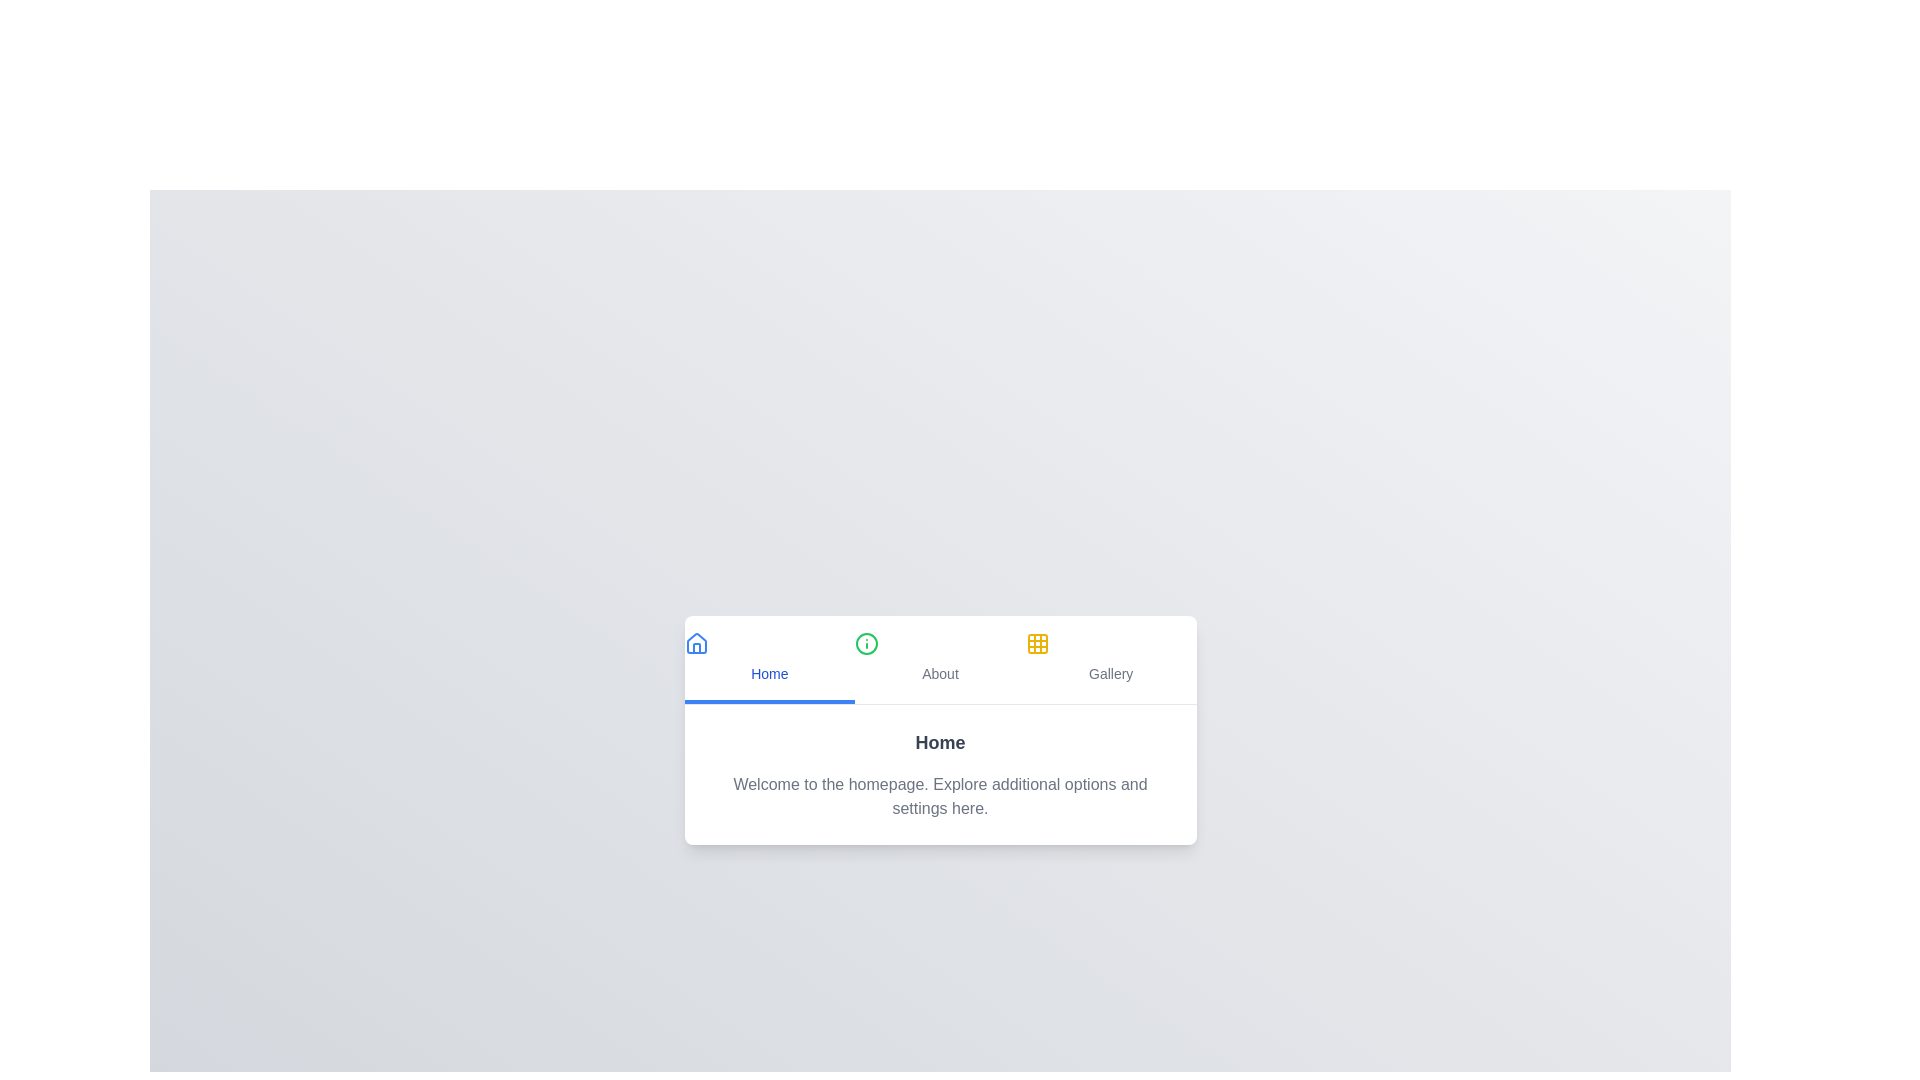 Image resolution: width=1920 pixels, height=1080 pixels. What do you see at coordinates (696, 643) in the screenshot?
I see `the tab icon corresponding to Home` at bounding box center [696, 643].